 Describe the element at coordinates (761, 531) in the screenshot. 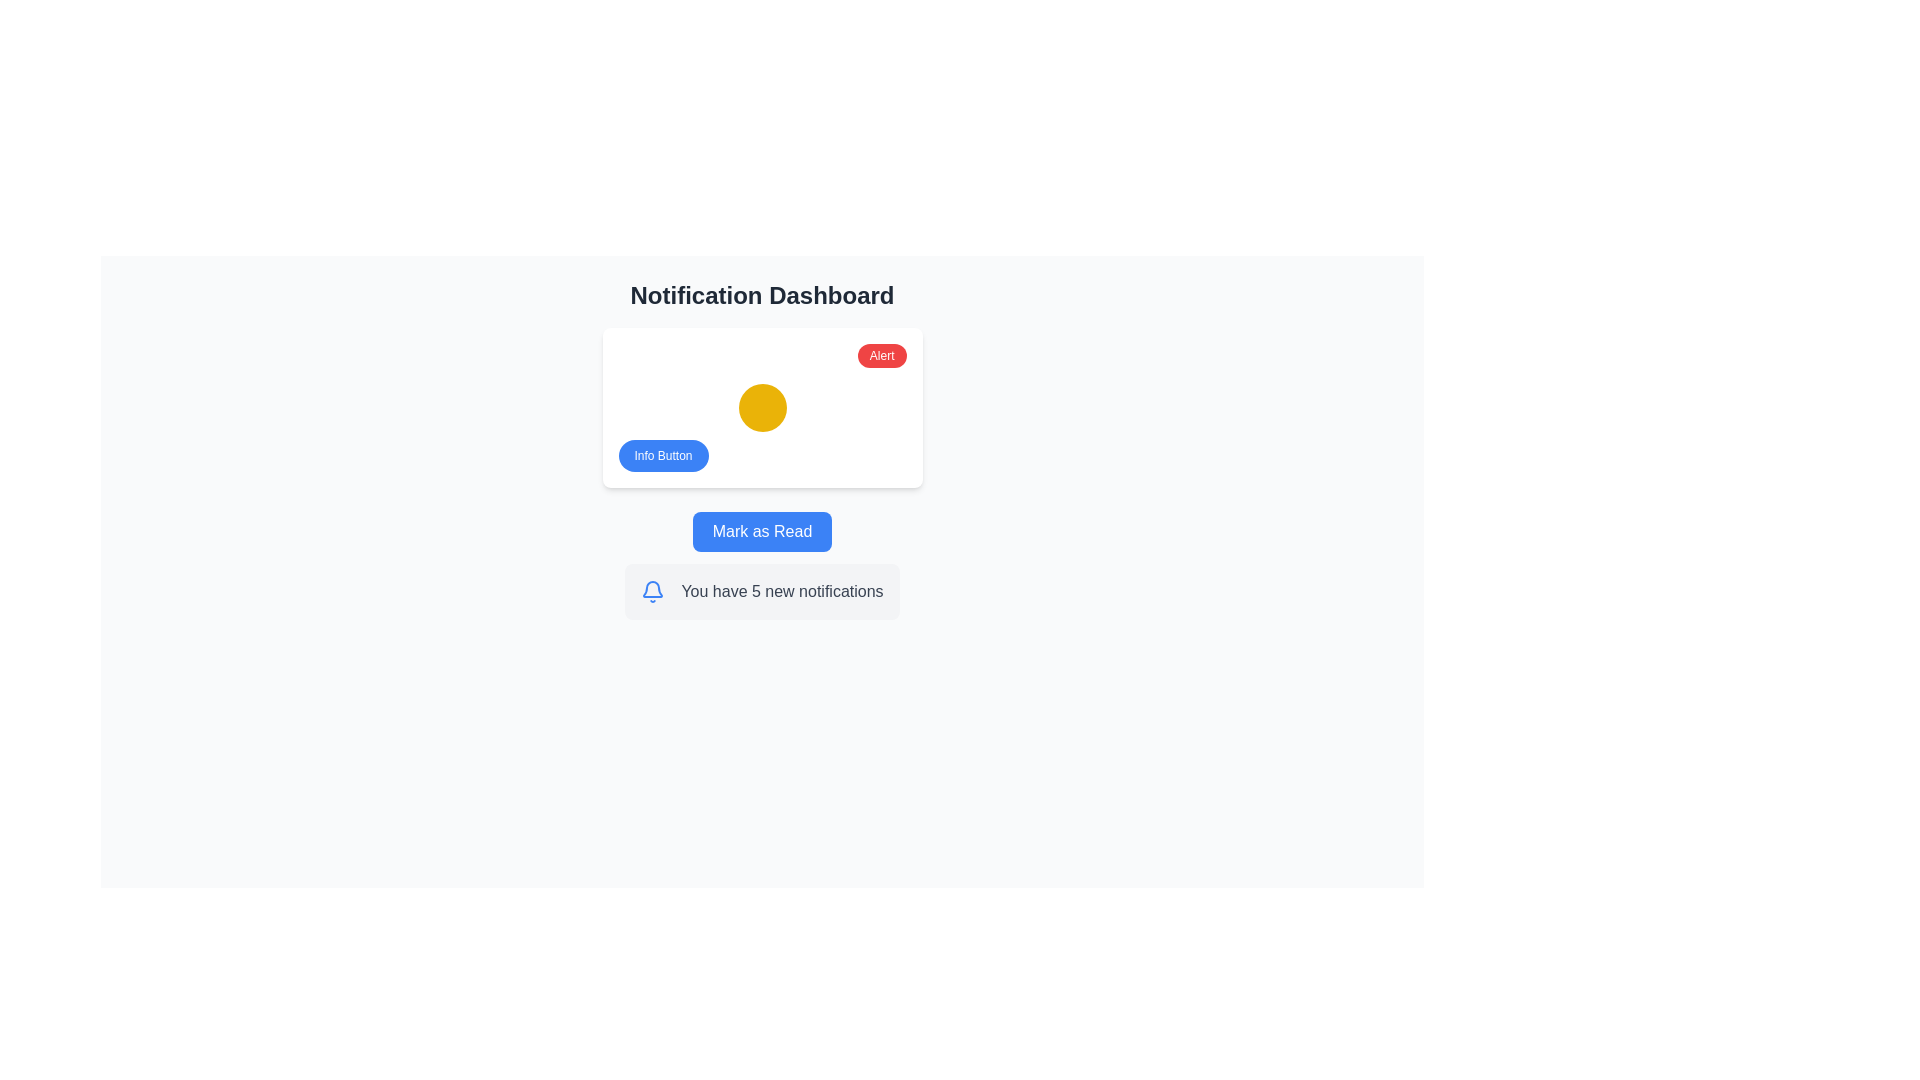

I see `the 'Mark as Read' button, which is a vivid blue rectangular button with white text` at that location.